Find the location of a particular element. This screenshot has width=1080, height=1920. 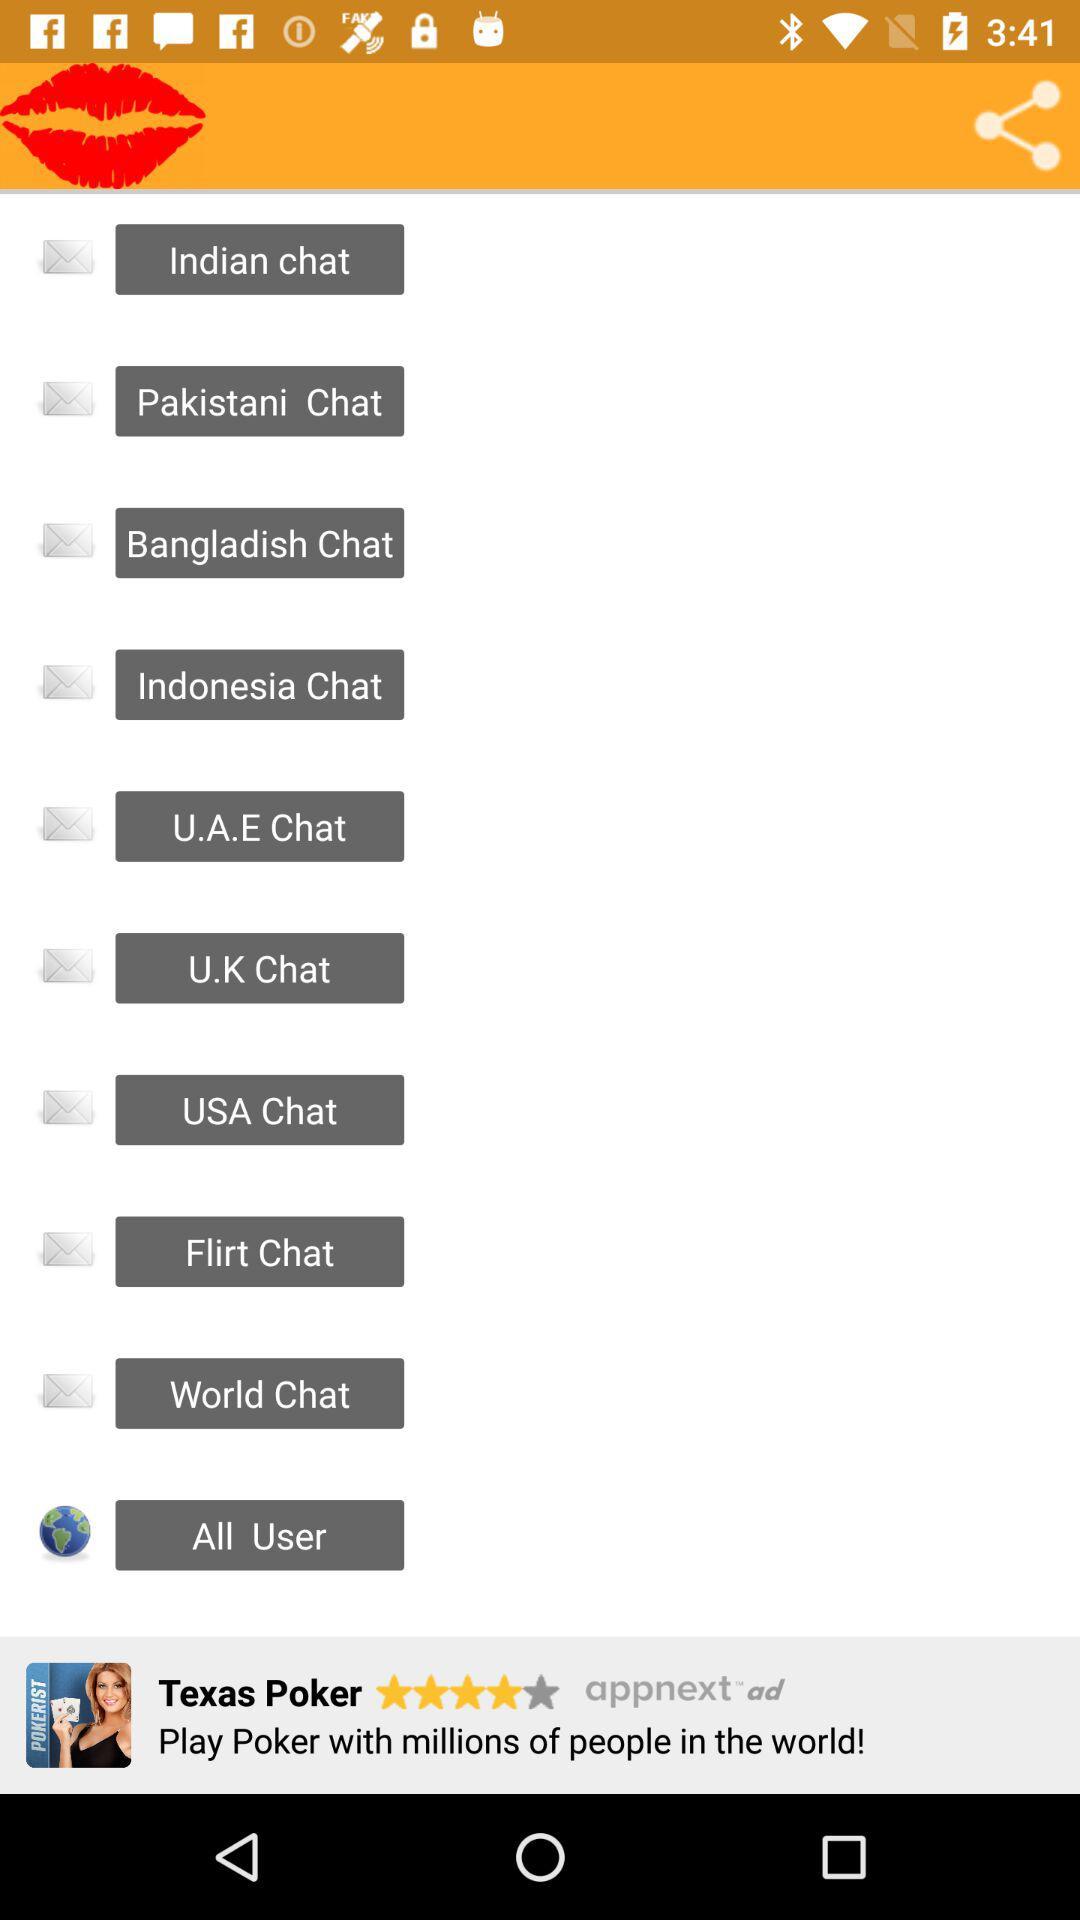

open share menu is located at coordinates (1017, 124).